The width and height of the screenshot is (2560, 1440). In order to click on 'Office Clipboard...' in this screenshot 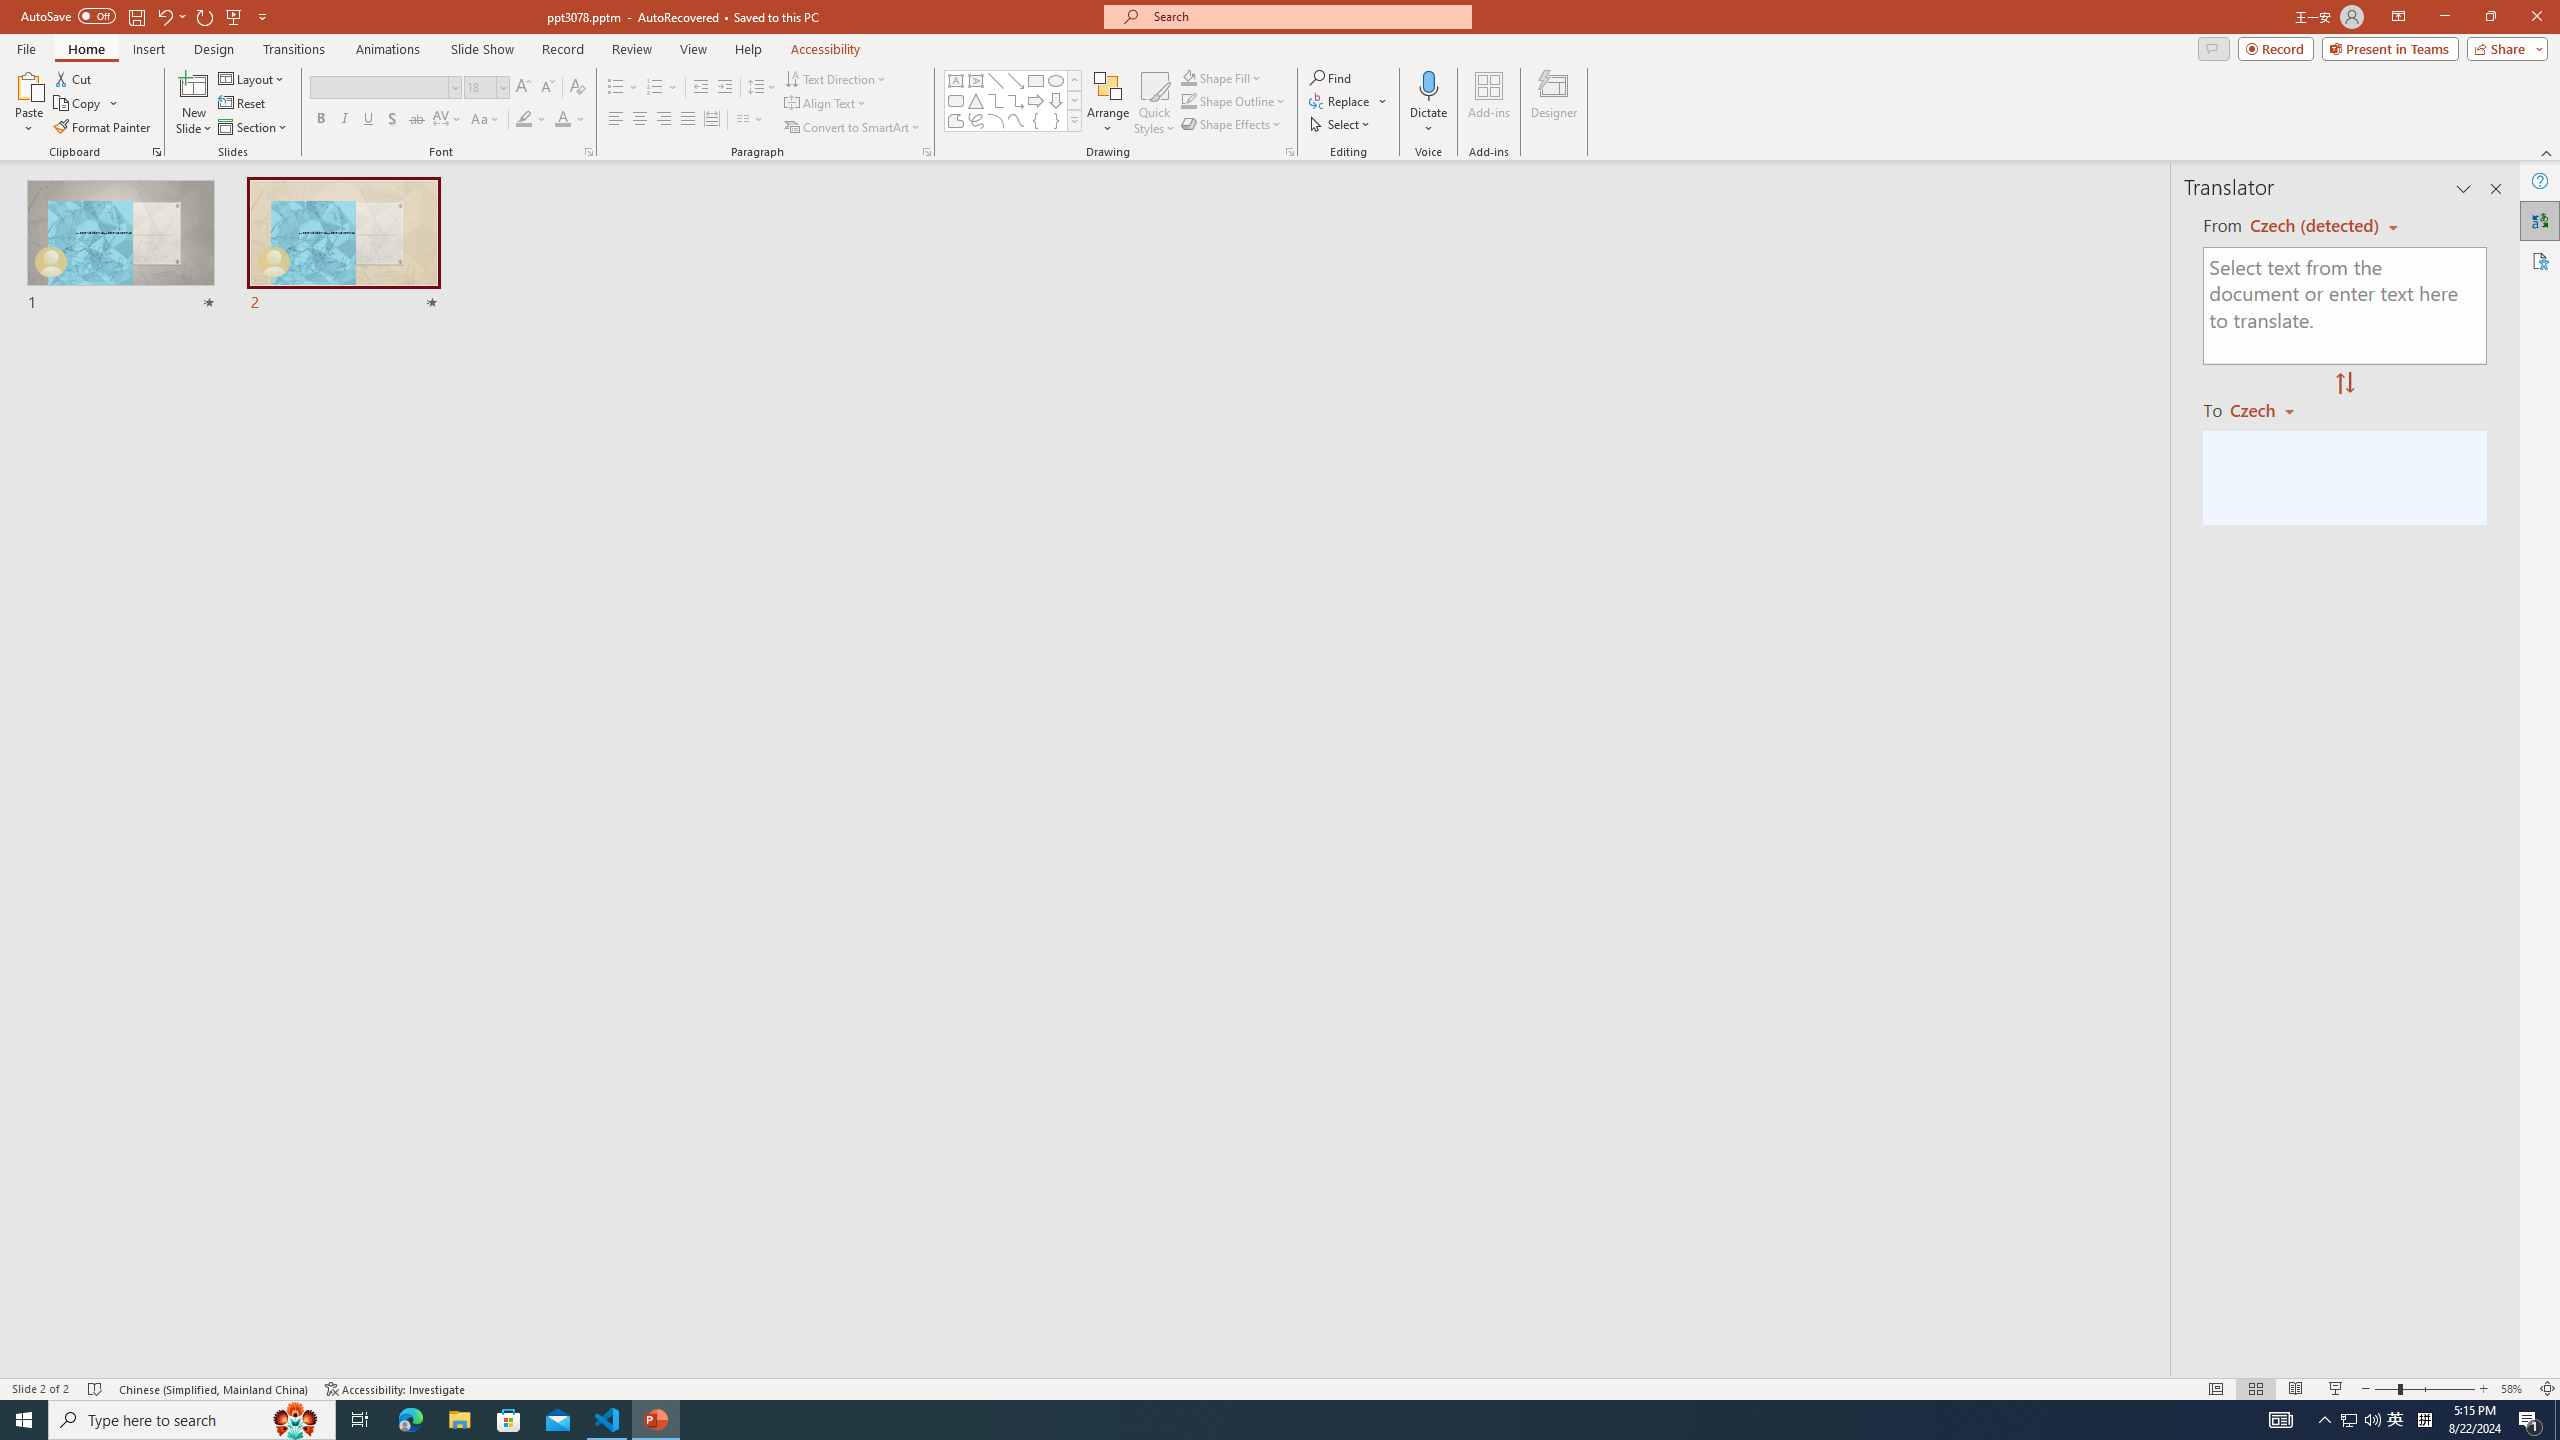, I will do `click(155, 150)`.